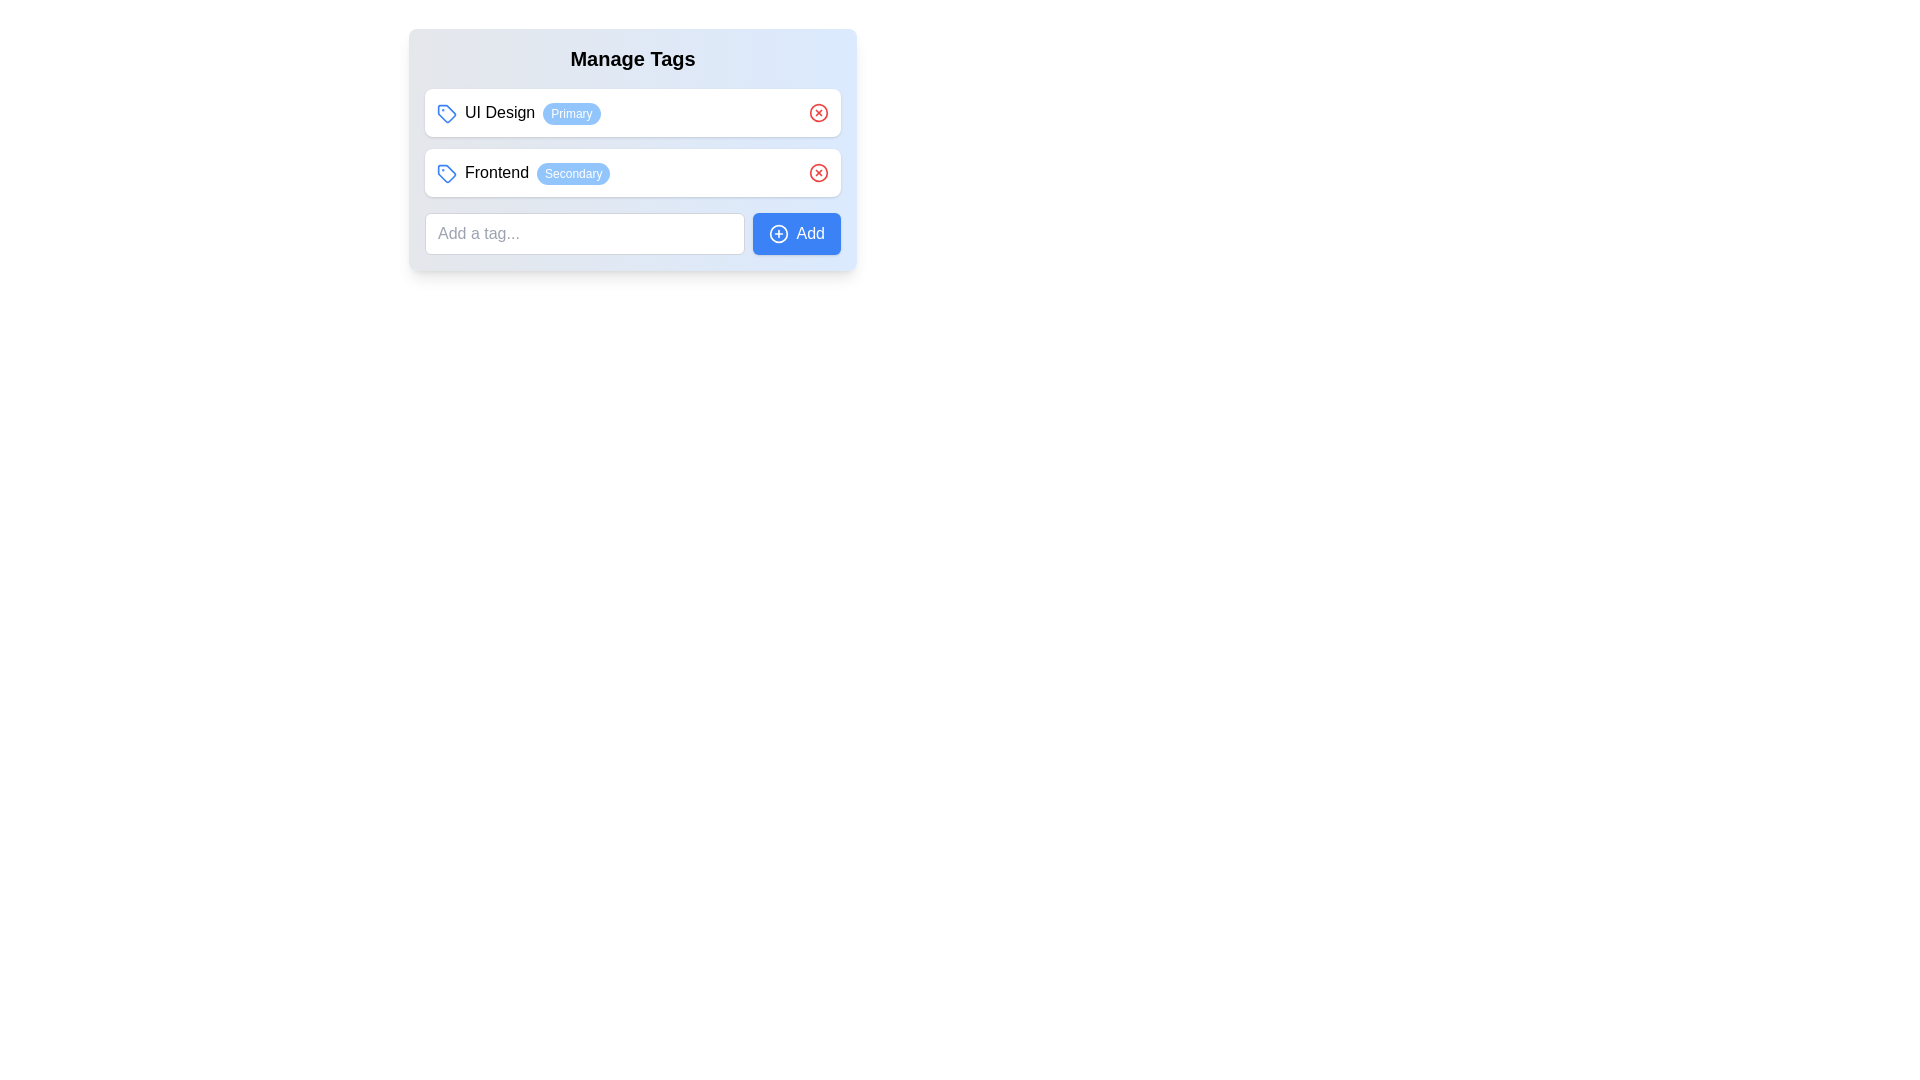 This screenshot has height=1080, width=1920. Describe the element at coordinates (795, 233) in the screenshot. I see `the blue button labeled 'Add' with a plus icon` at that location.